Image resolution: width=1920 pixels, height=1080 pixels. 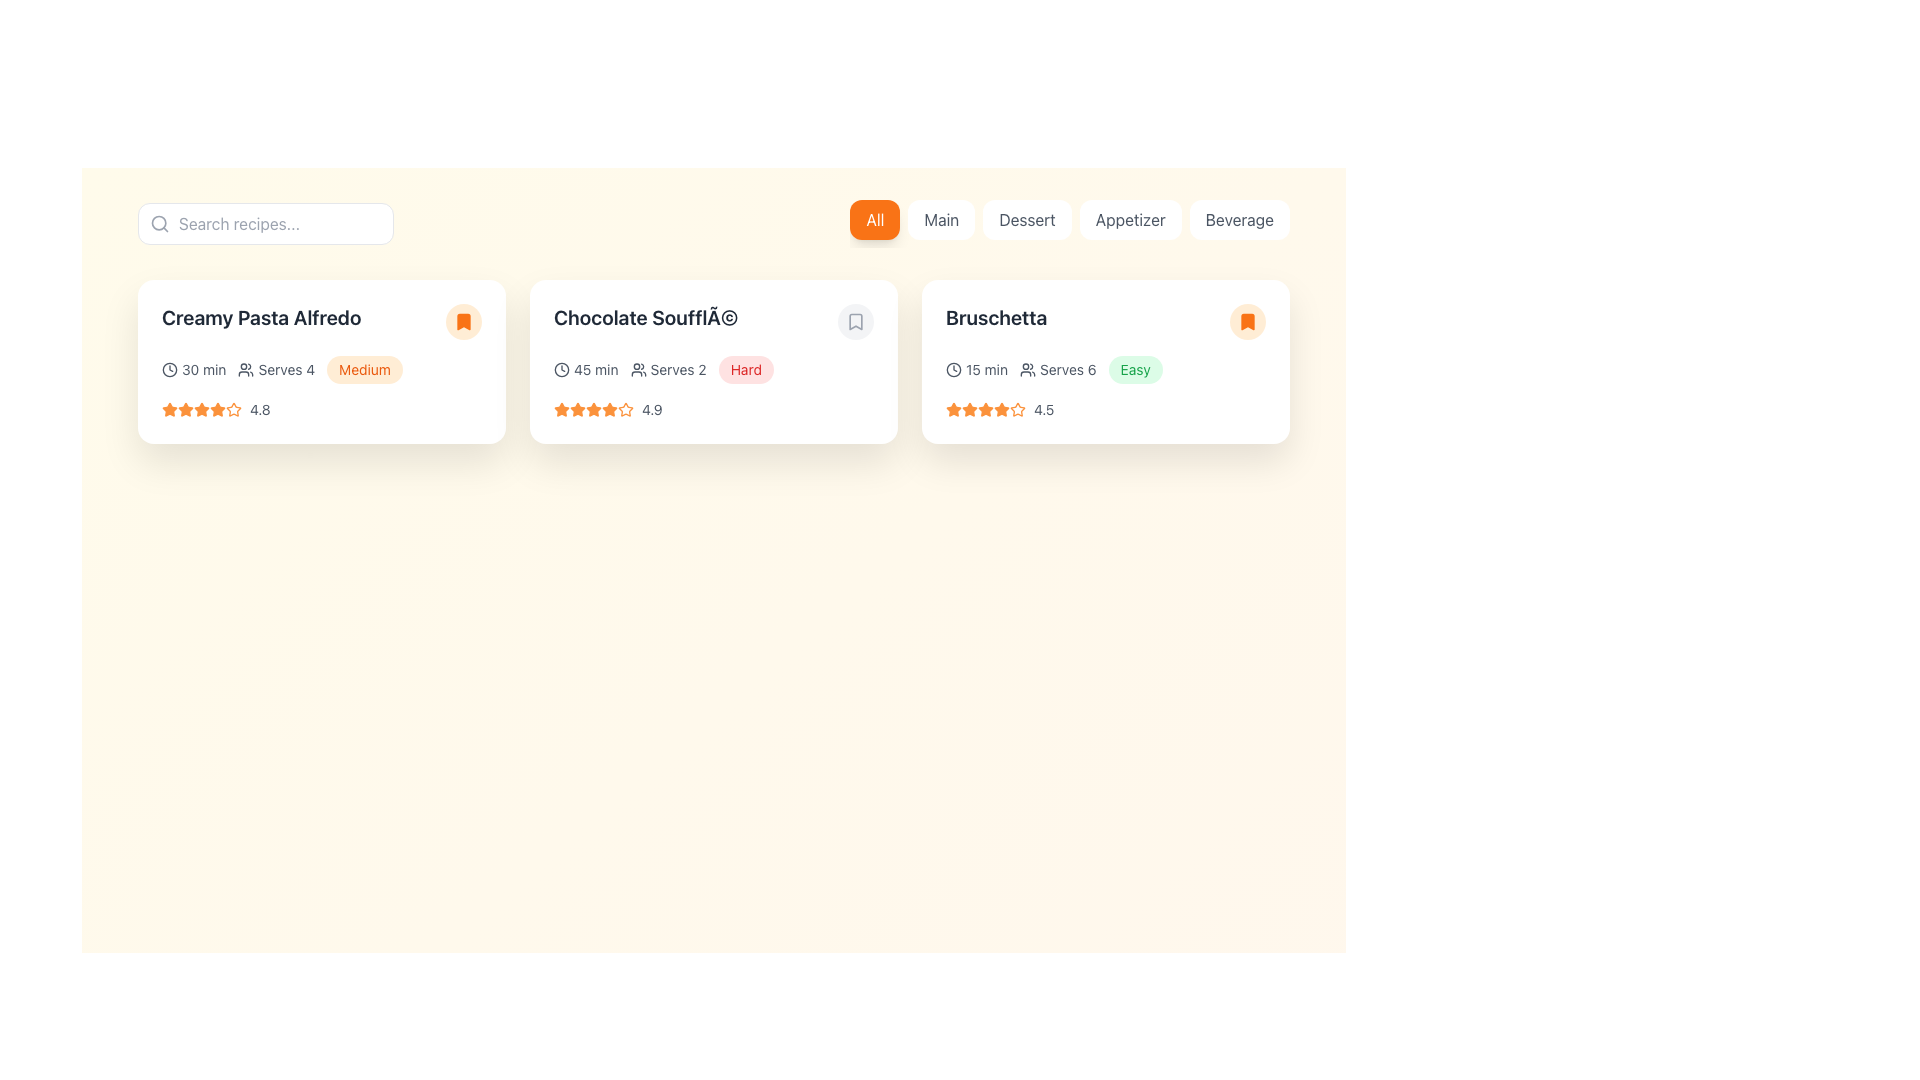 What do you see at coordinates (1043, 408) in the screenshot?
I see `the text display that shows the numerical rating for the 'Bruschetta' recipe, located to the right of the star-based rating indicator` at bounding box center [1043, 408].